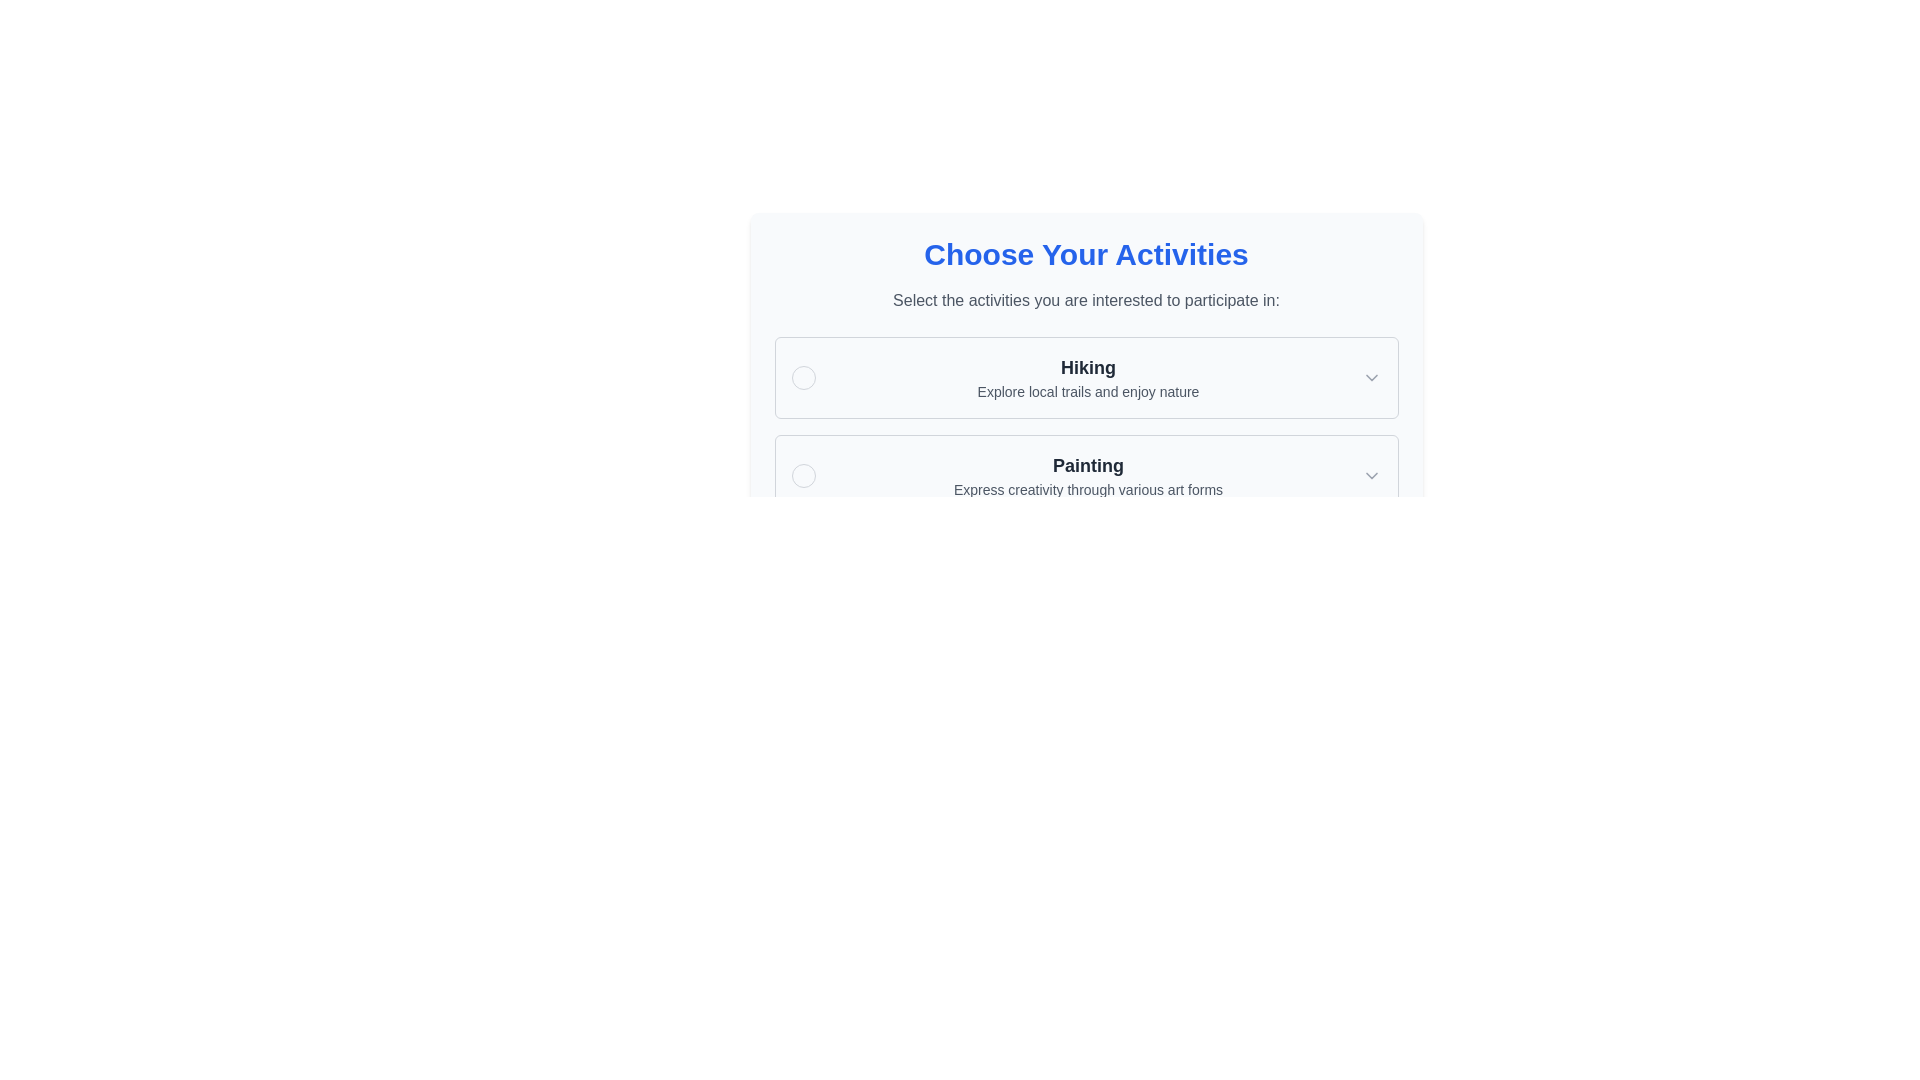  I want to click on the 'Painting' activity selection option, which is the second element, so click(1085, 475).